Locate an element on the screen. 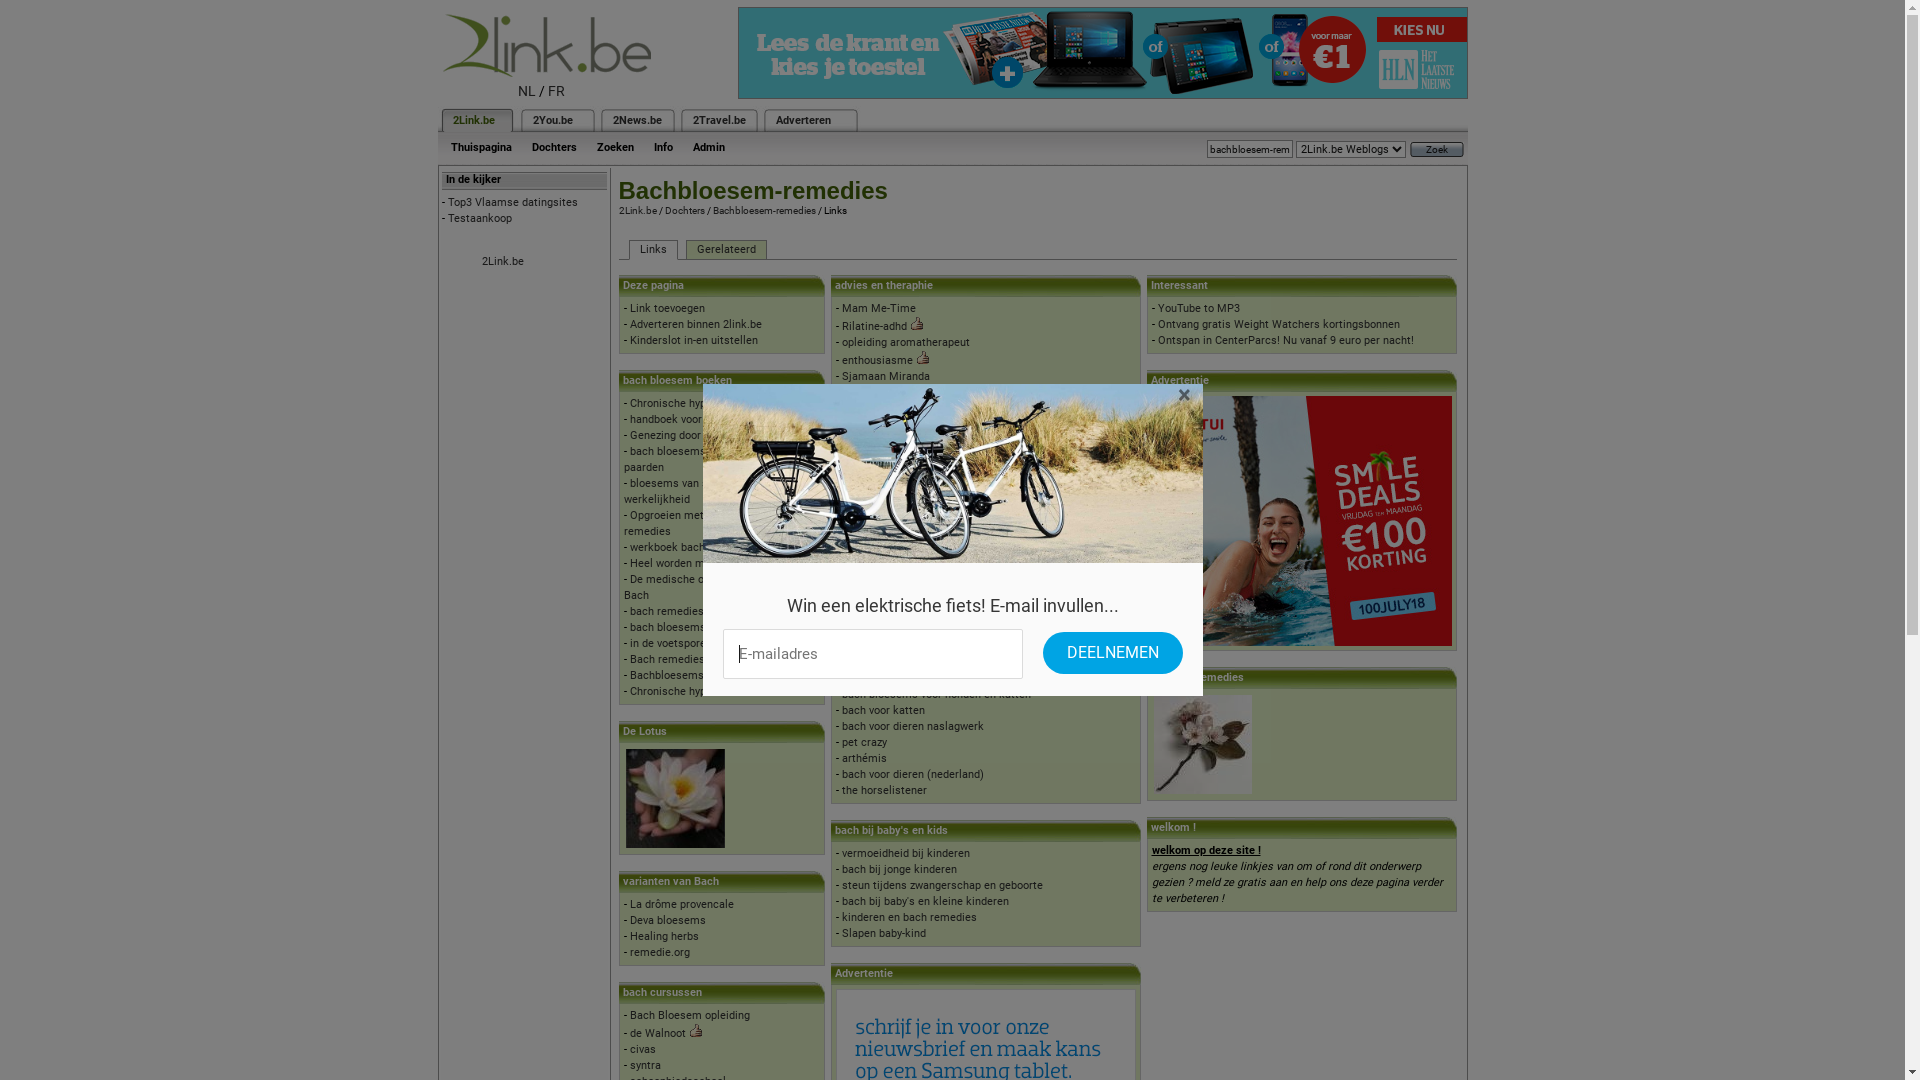 The height and width of the screenshot is (1080, 1920). 'Bach Bloesem opleiding' is located at coordinates (690, 1015).